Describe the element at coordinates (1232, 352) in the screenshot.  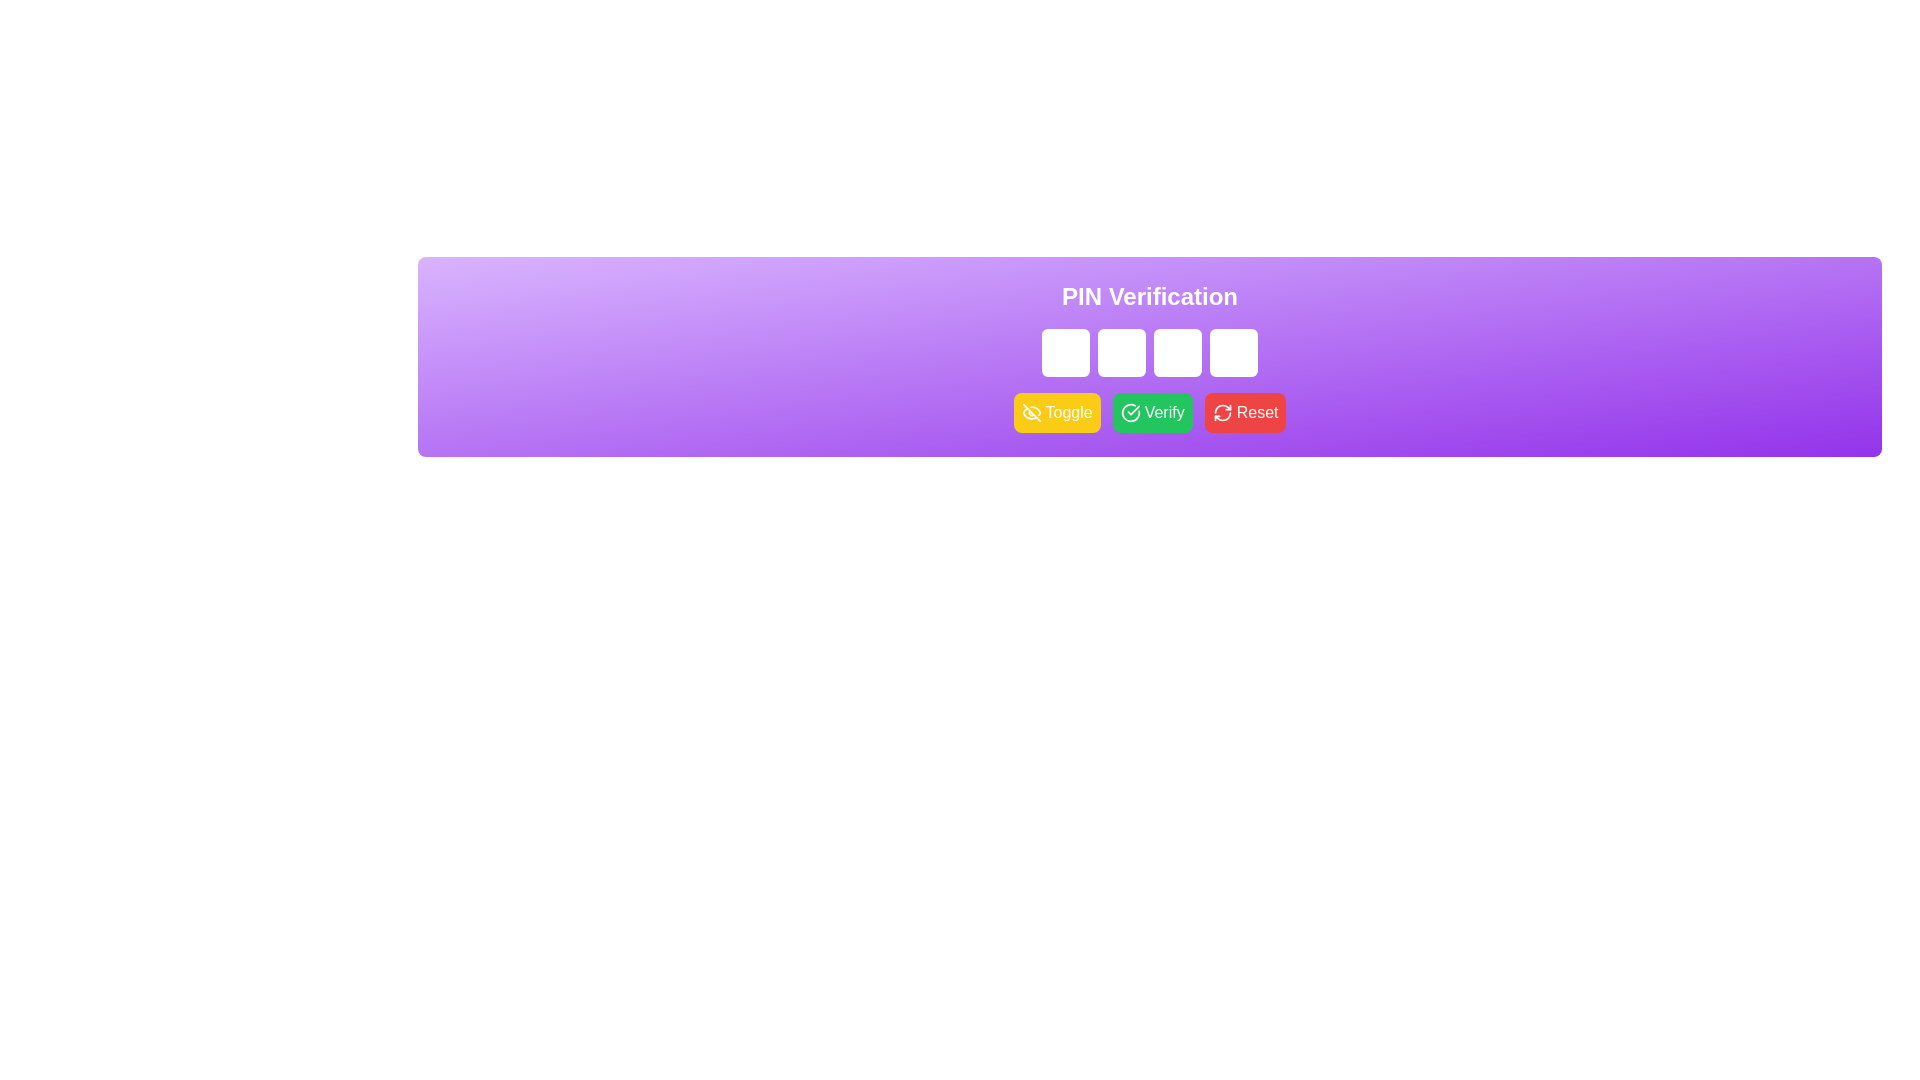
I see `the fourth input field for entering a digit or character in the PIN code, located in the purple gradient section titled 'PIN Verification'` at that location.